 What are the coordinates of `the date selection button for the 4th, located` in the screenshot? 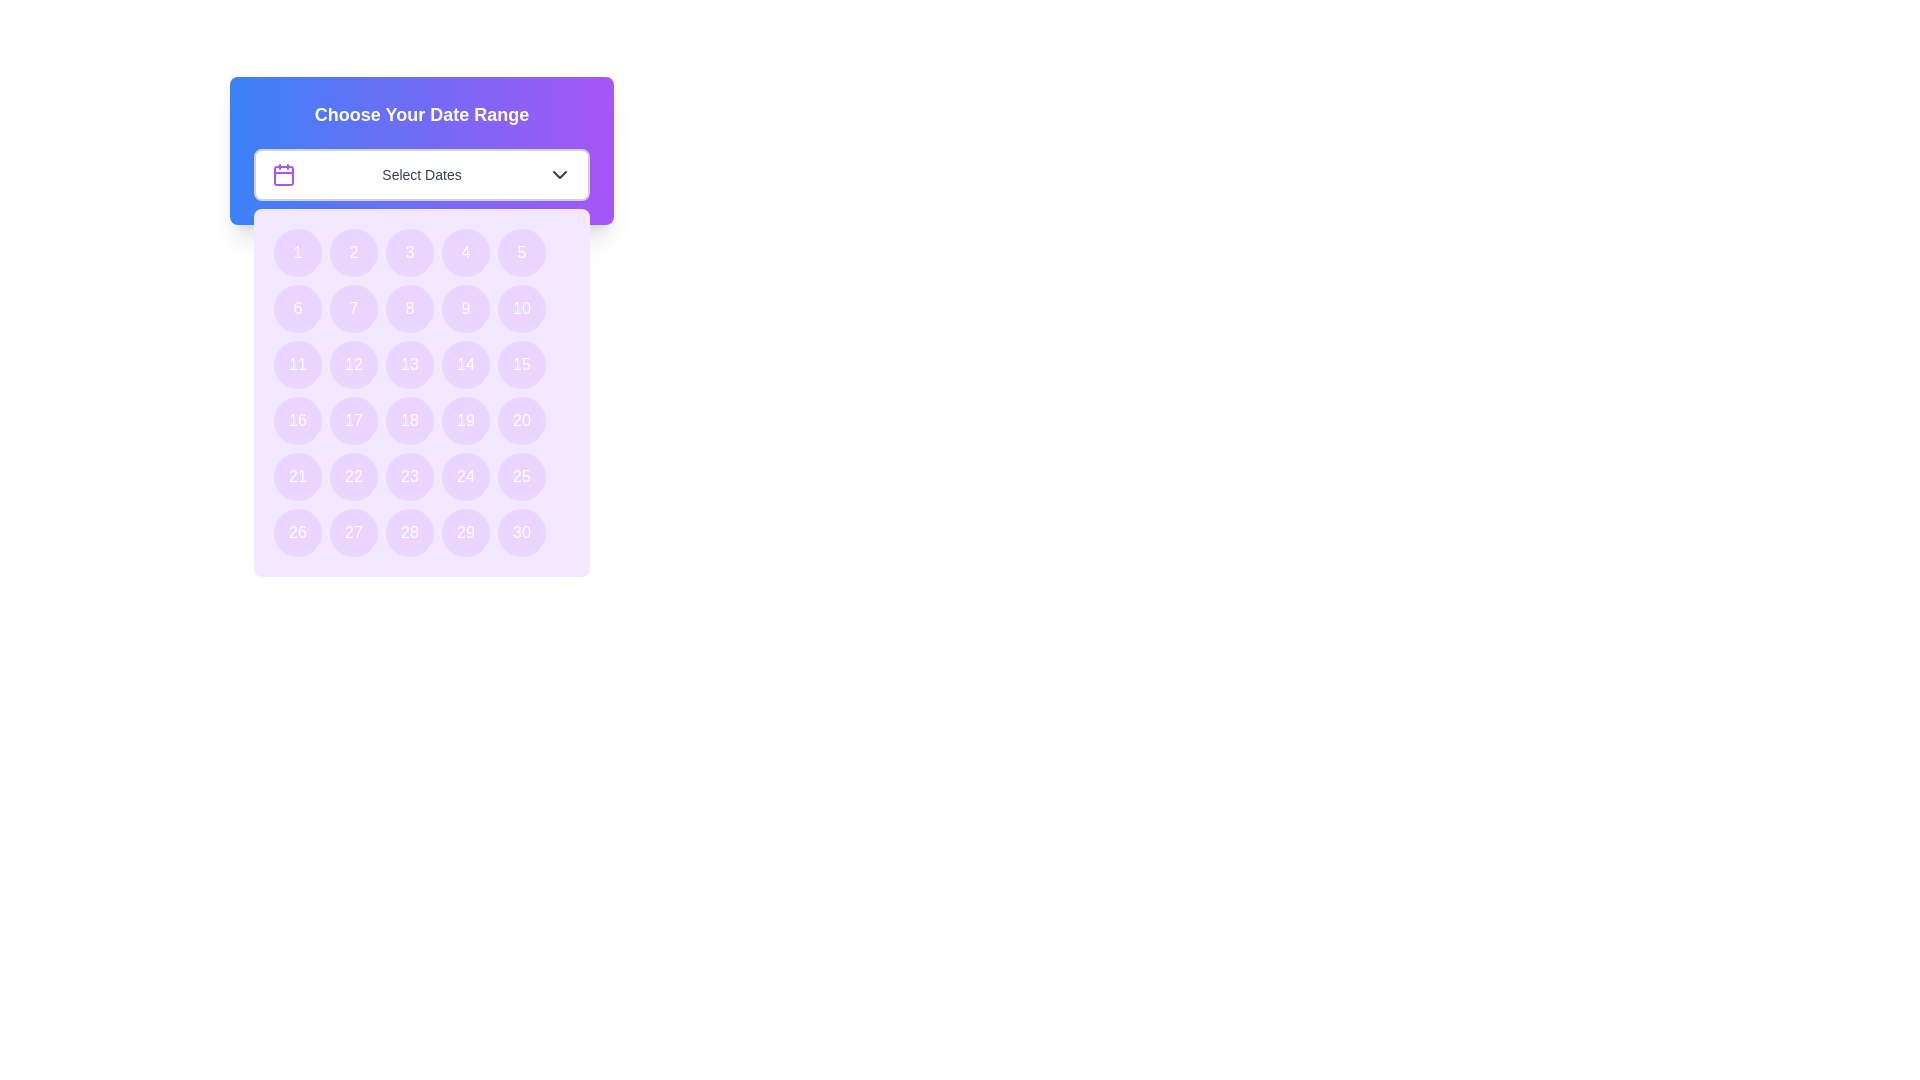 It's located at (464, 252).